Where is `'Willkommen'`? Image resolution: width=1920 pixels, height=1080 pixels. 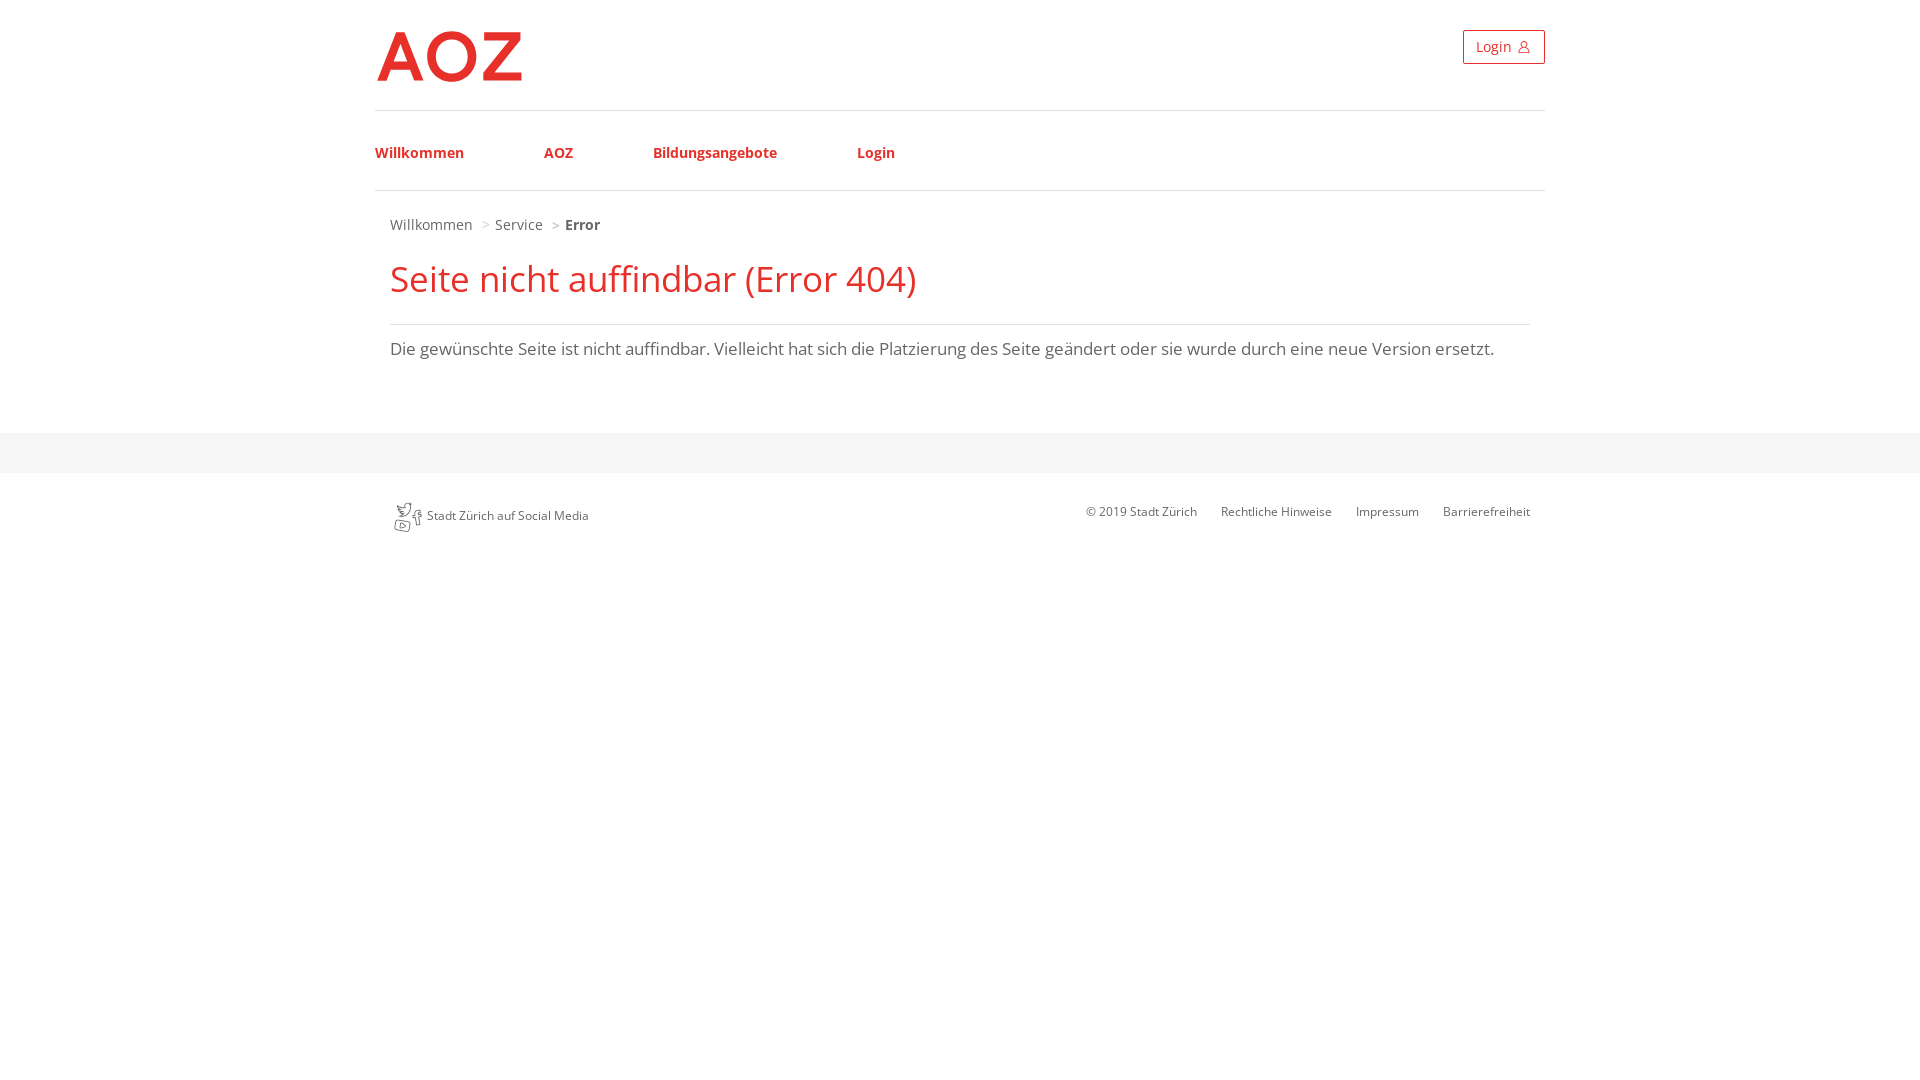
'Willkommen' is located at coordinates (418, 149).